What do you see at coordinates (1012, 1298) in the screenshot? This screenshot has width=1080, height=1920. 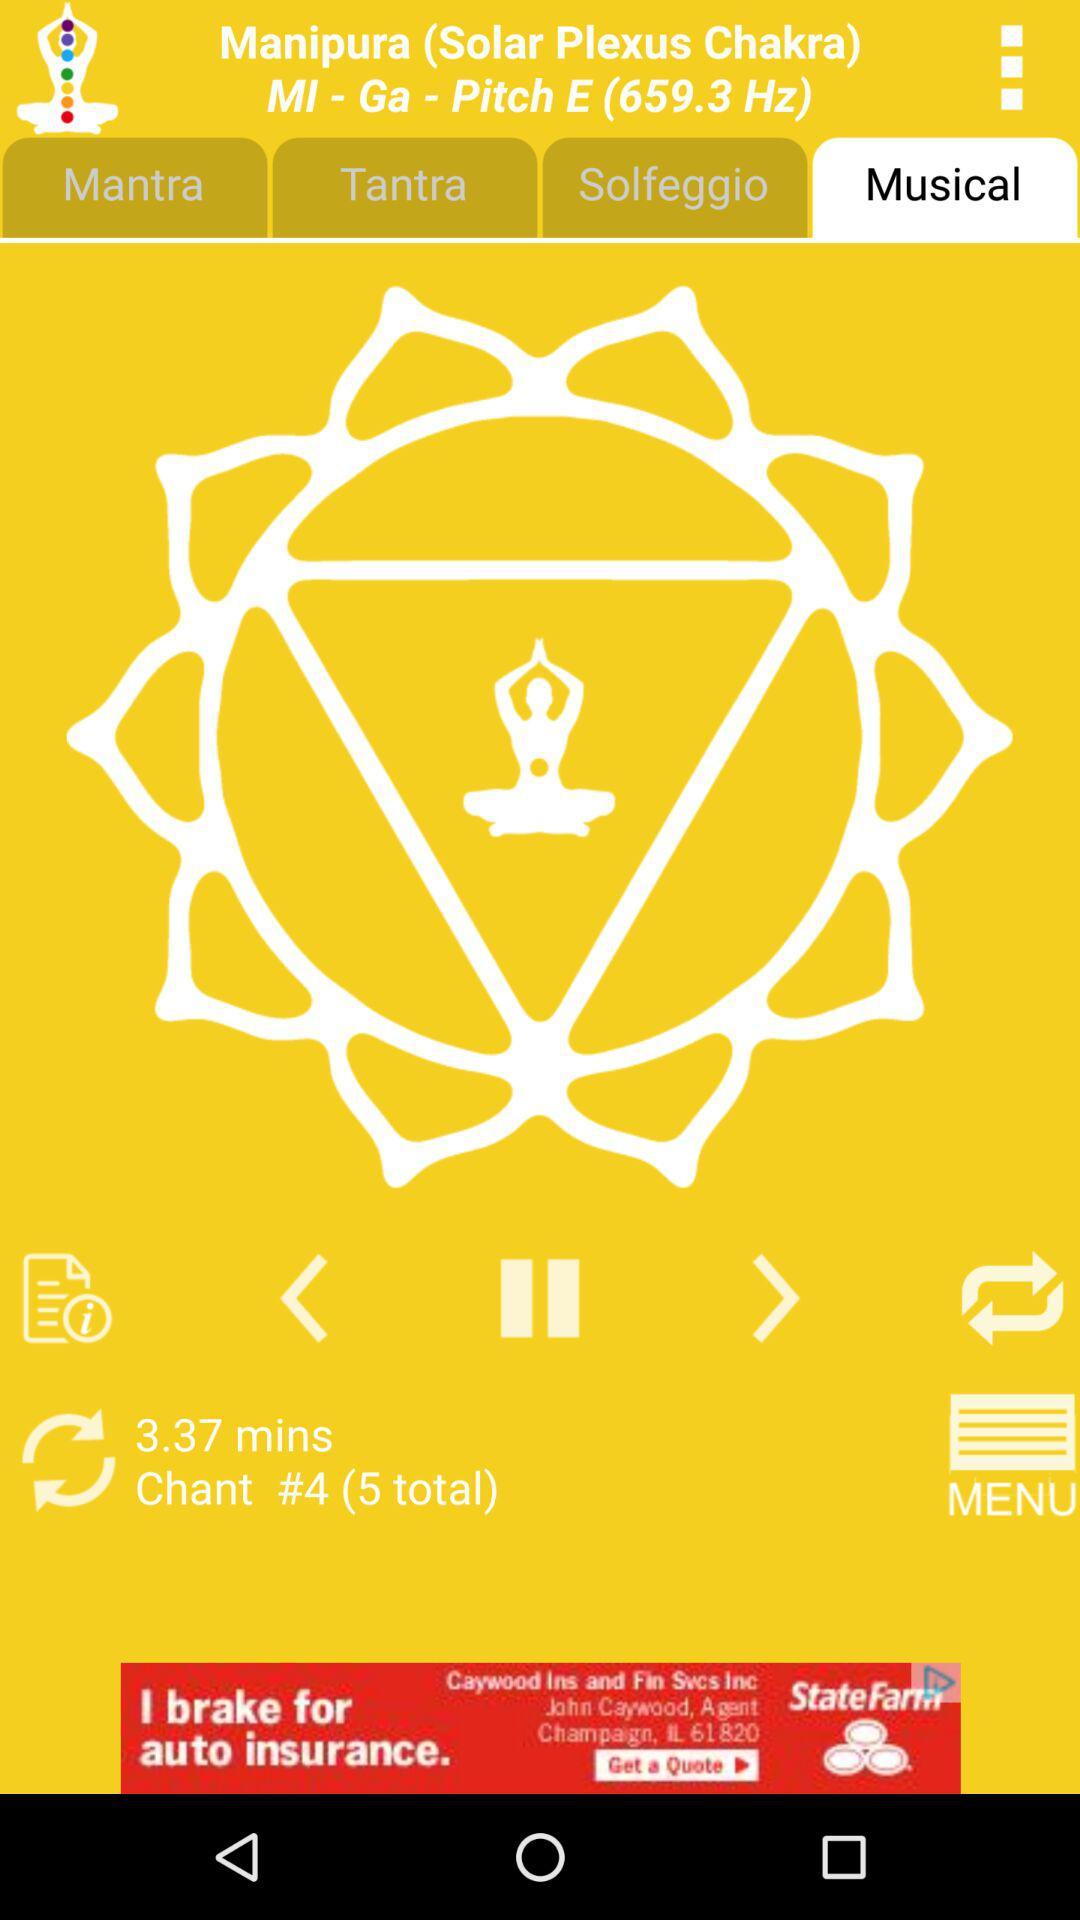 I see `on and off repeat` at bounding box center [1012, 1298].